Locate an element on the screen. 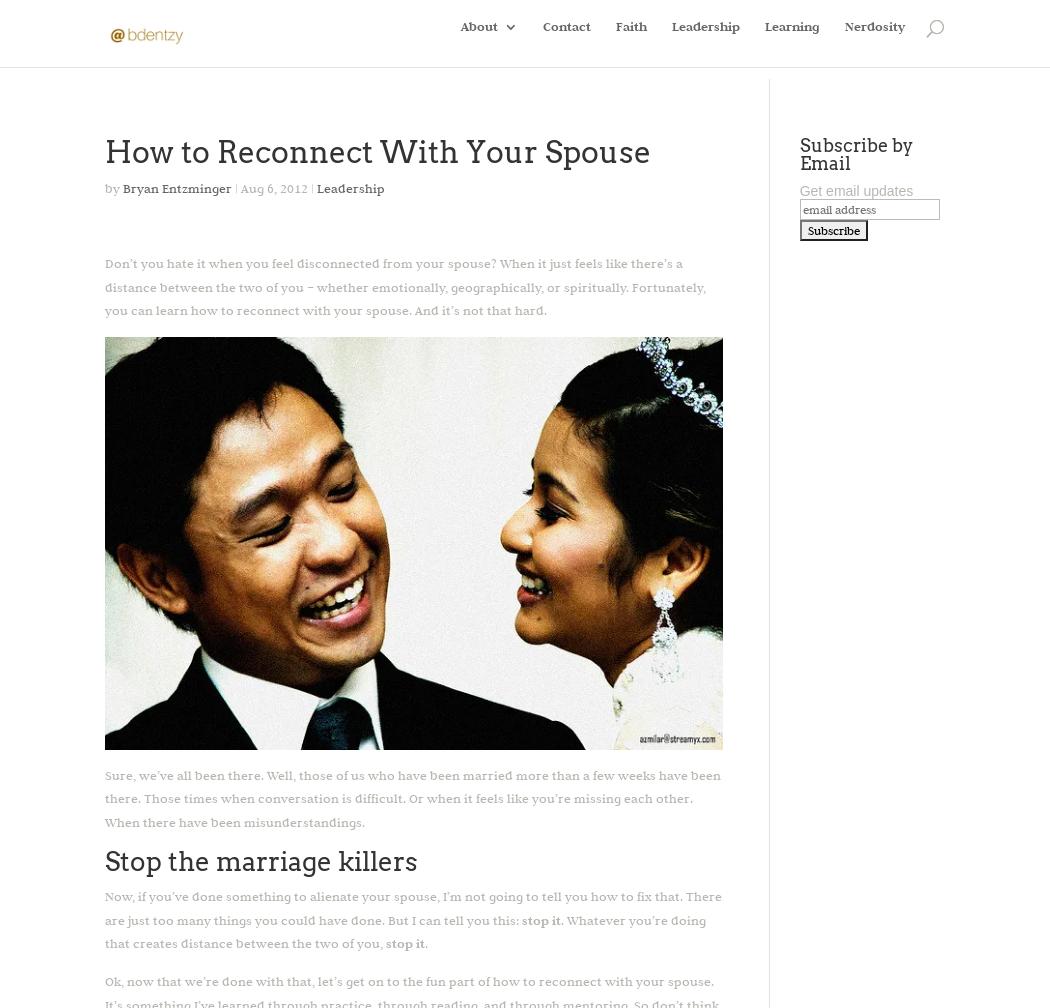 This screenshot has width=1050, height=1008. 'FTC Disclosure' is located at coordinates (546, 122).